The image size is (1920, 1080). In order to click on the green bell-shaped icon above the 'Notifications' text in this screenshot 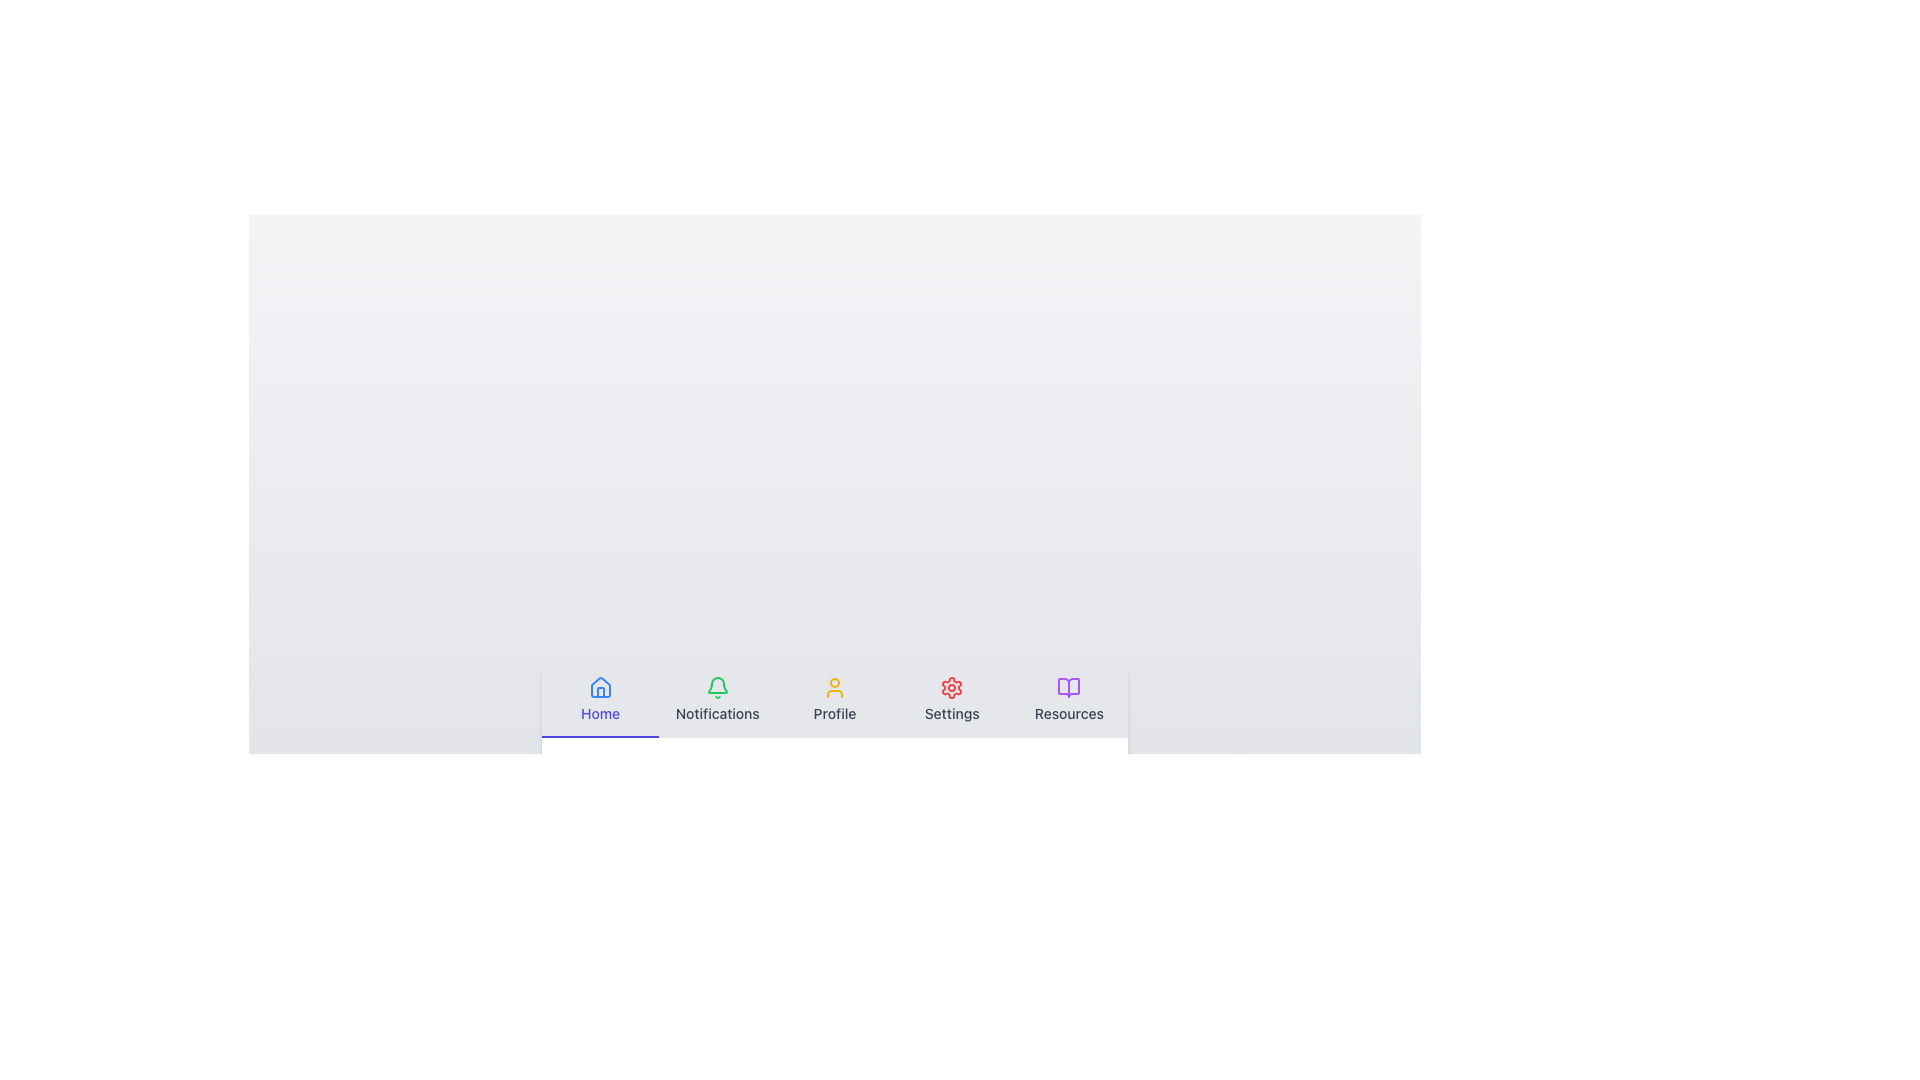, I will do `click(717, 686)`.